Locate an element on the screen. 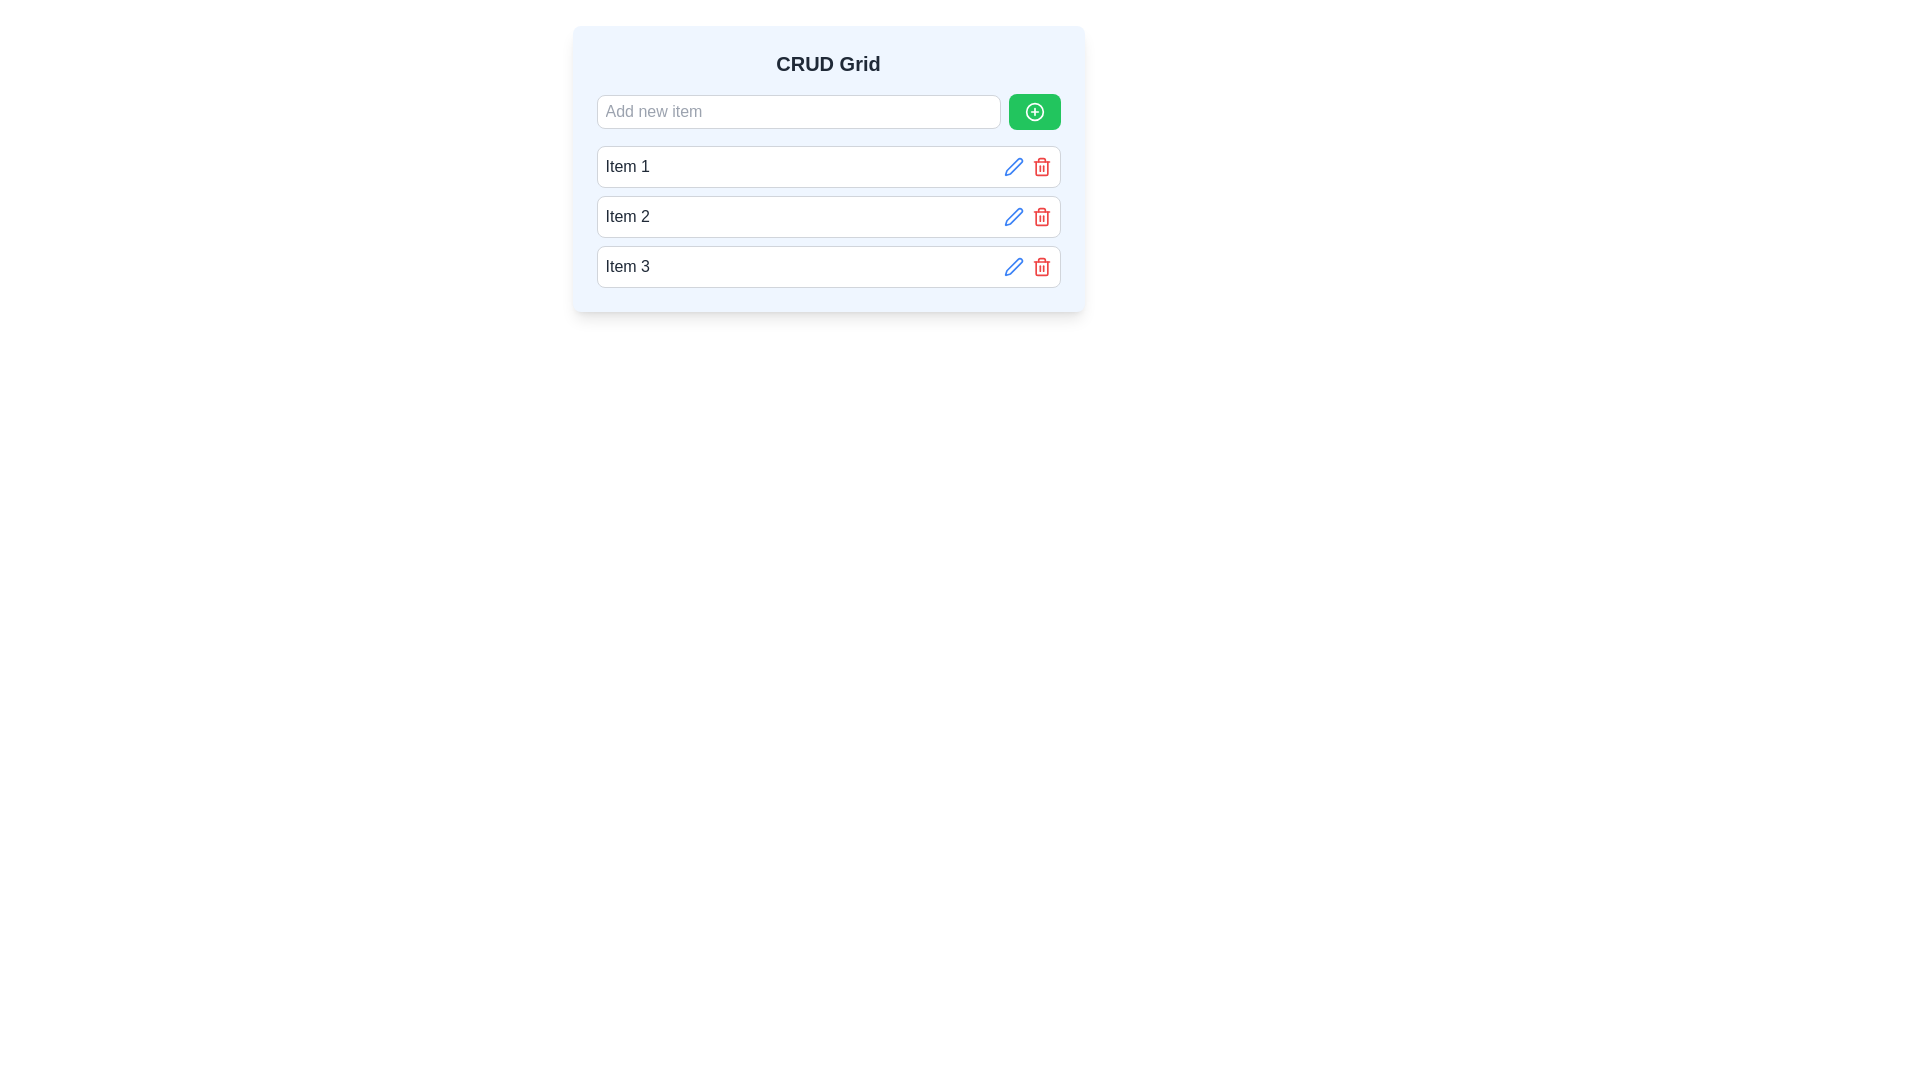  the input field for adding a new item is located at coordinates (828, 111).